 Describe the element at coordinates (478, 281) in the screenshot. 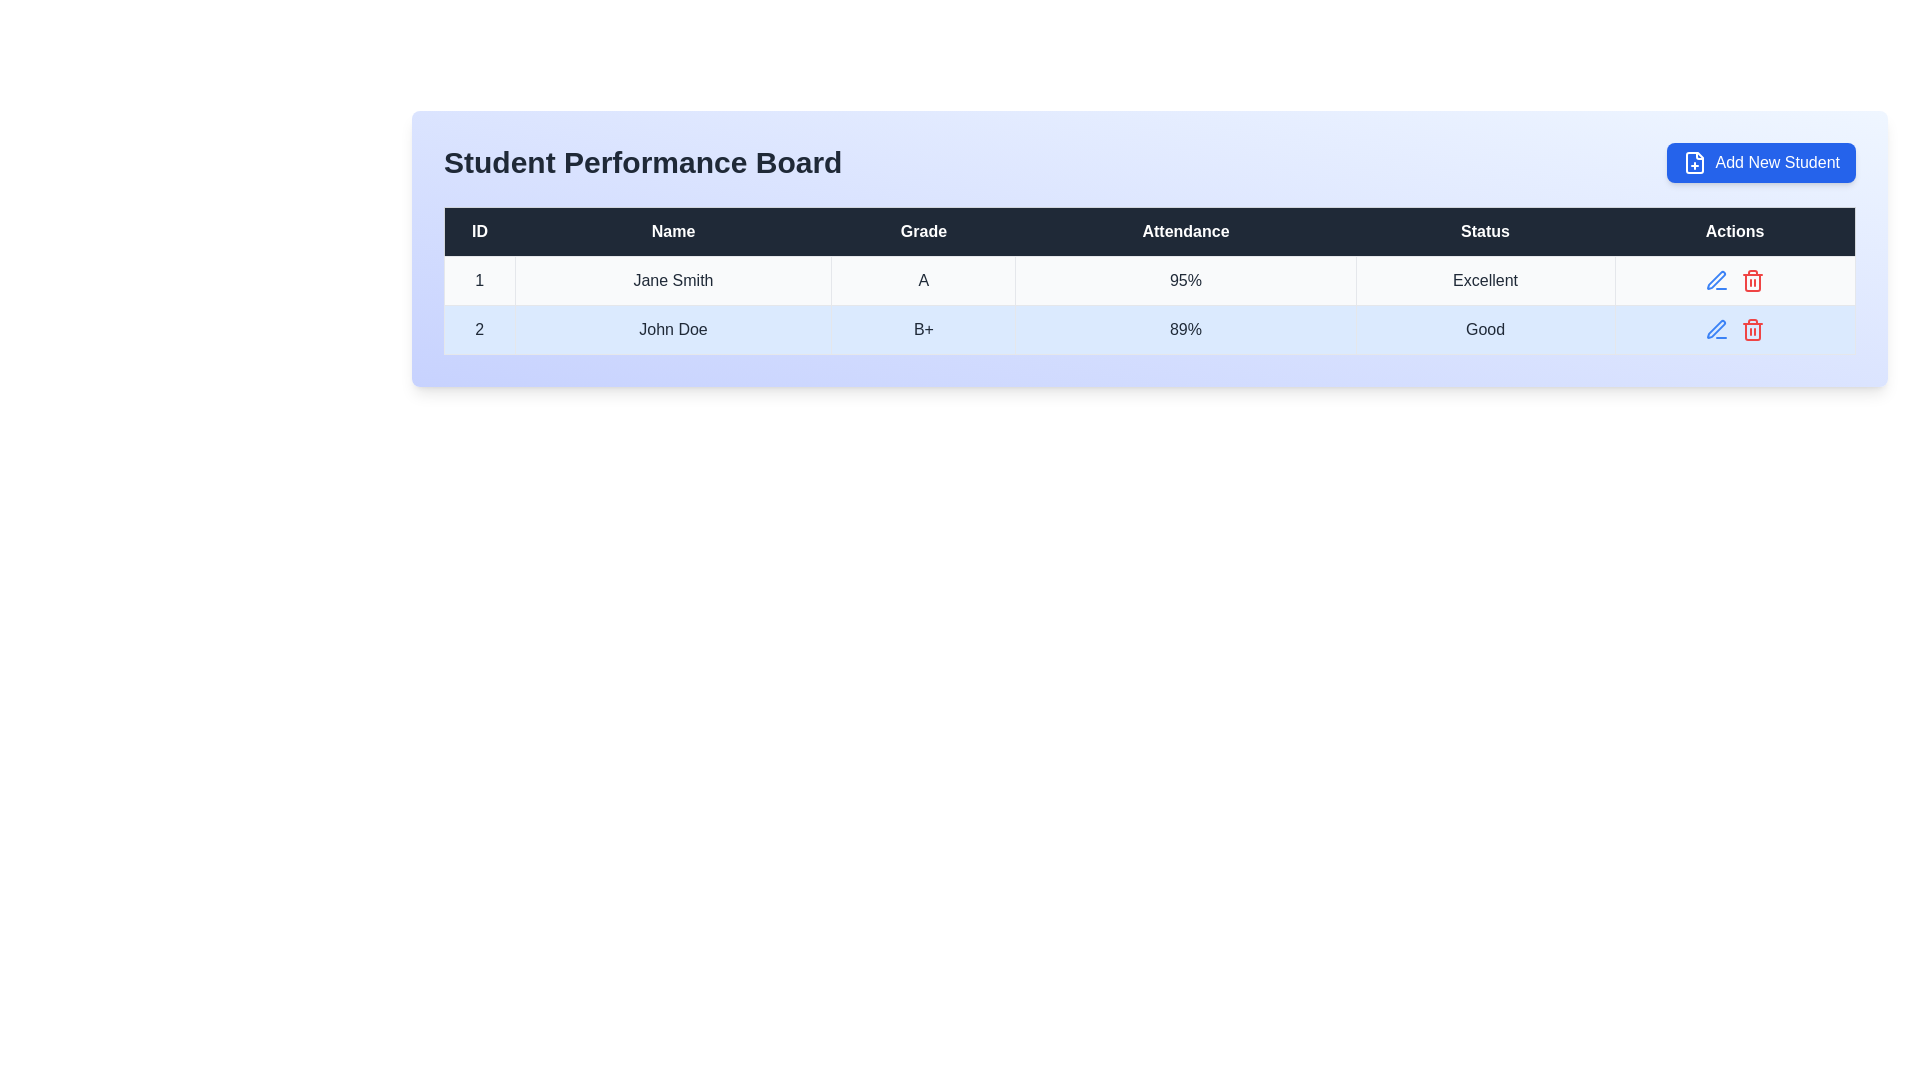

I see `the table cell containing the identifier` at that location.